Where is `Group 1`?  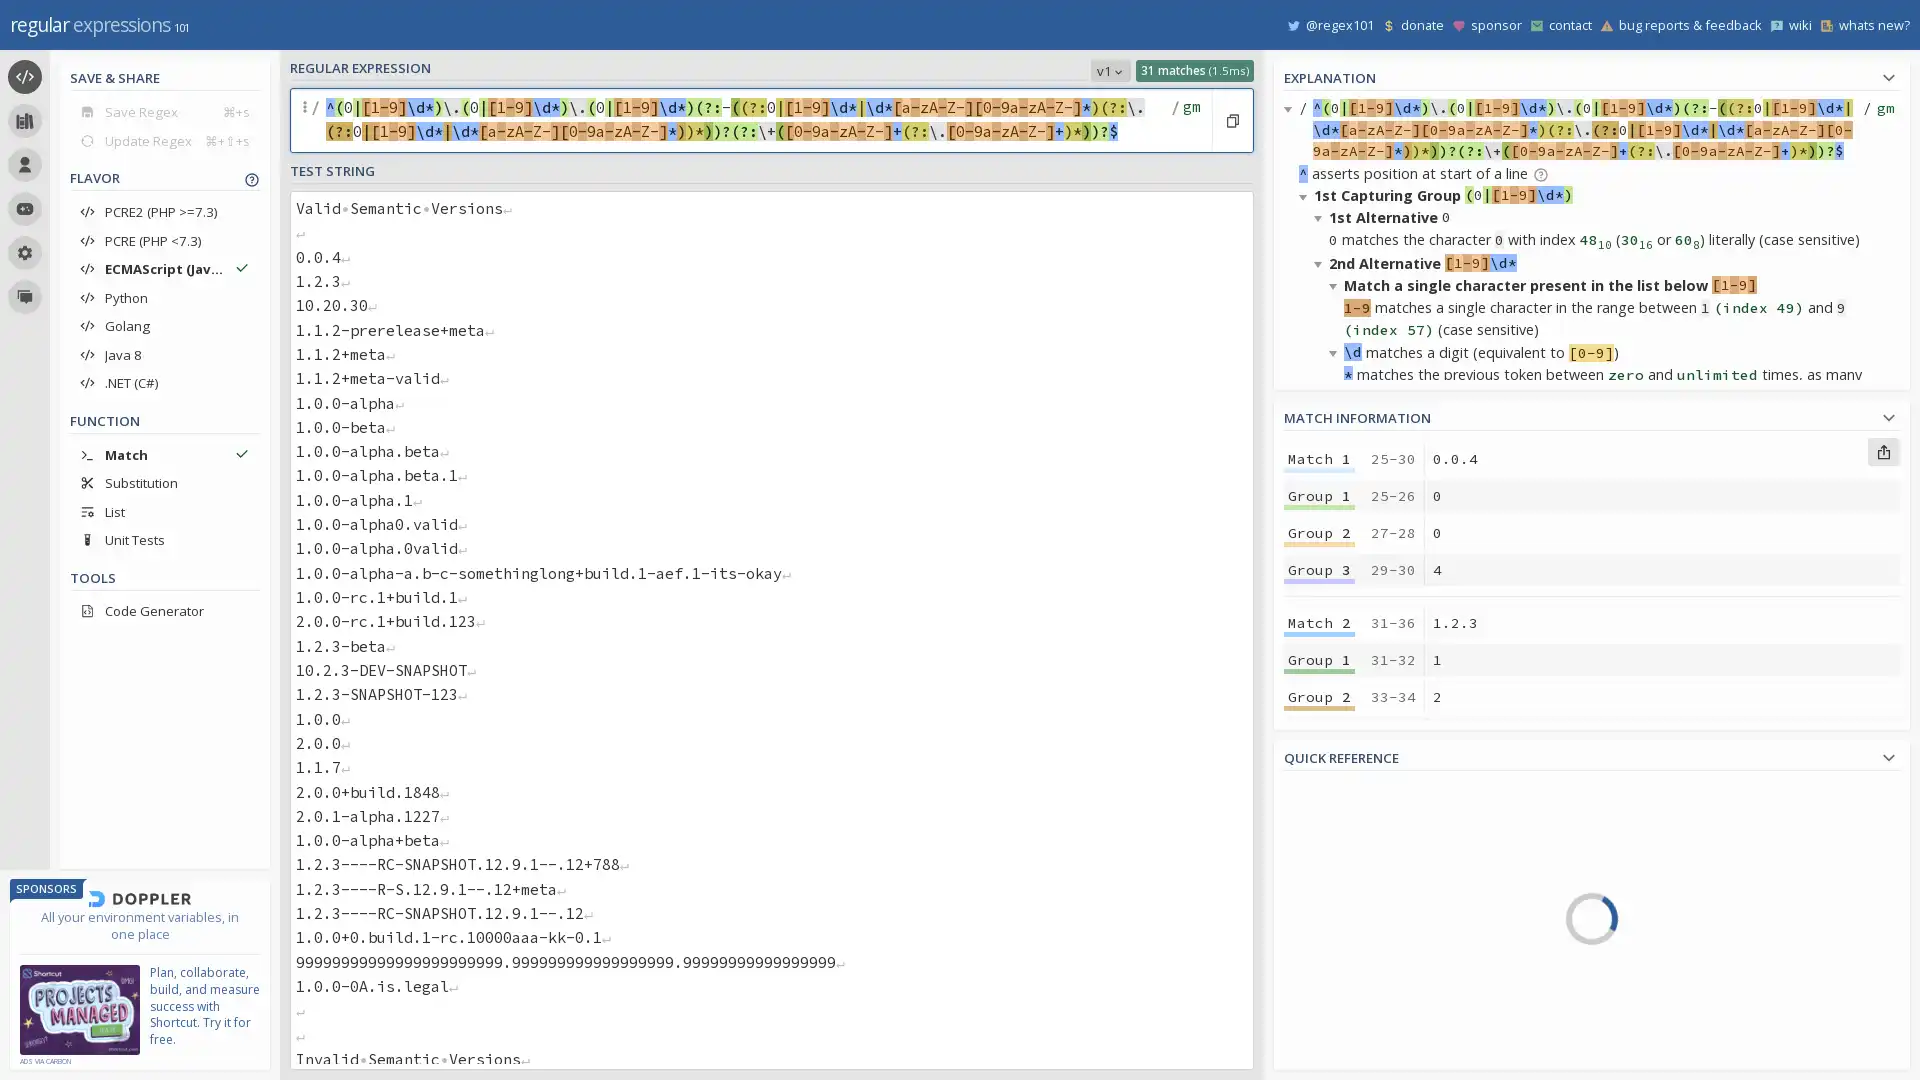 Group 1 is located at coordinates (1319, 824).